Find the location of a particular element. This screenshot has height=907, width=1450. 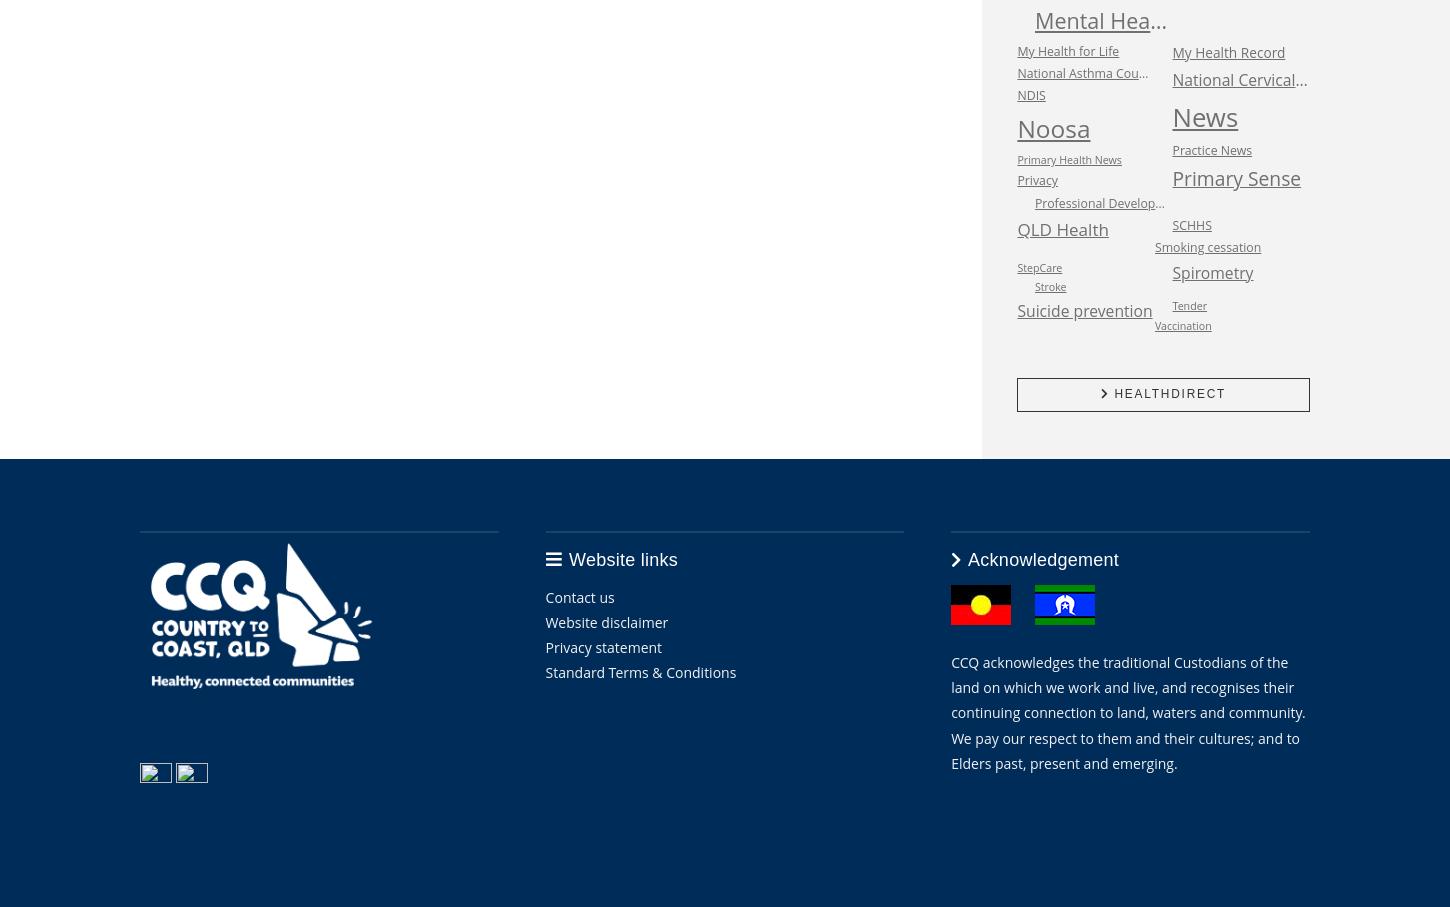

'Noosa' is located at coordinates (1053, 128).